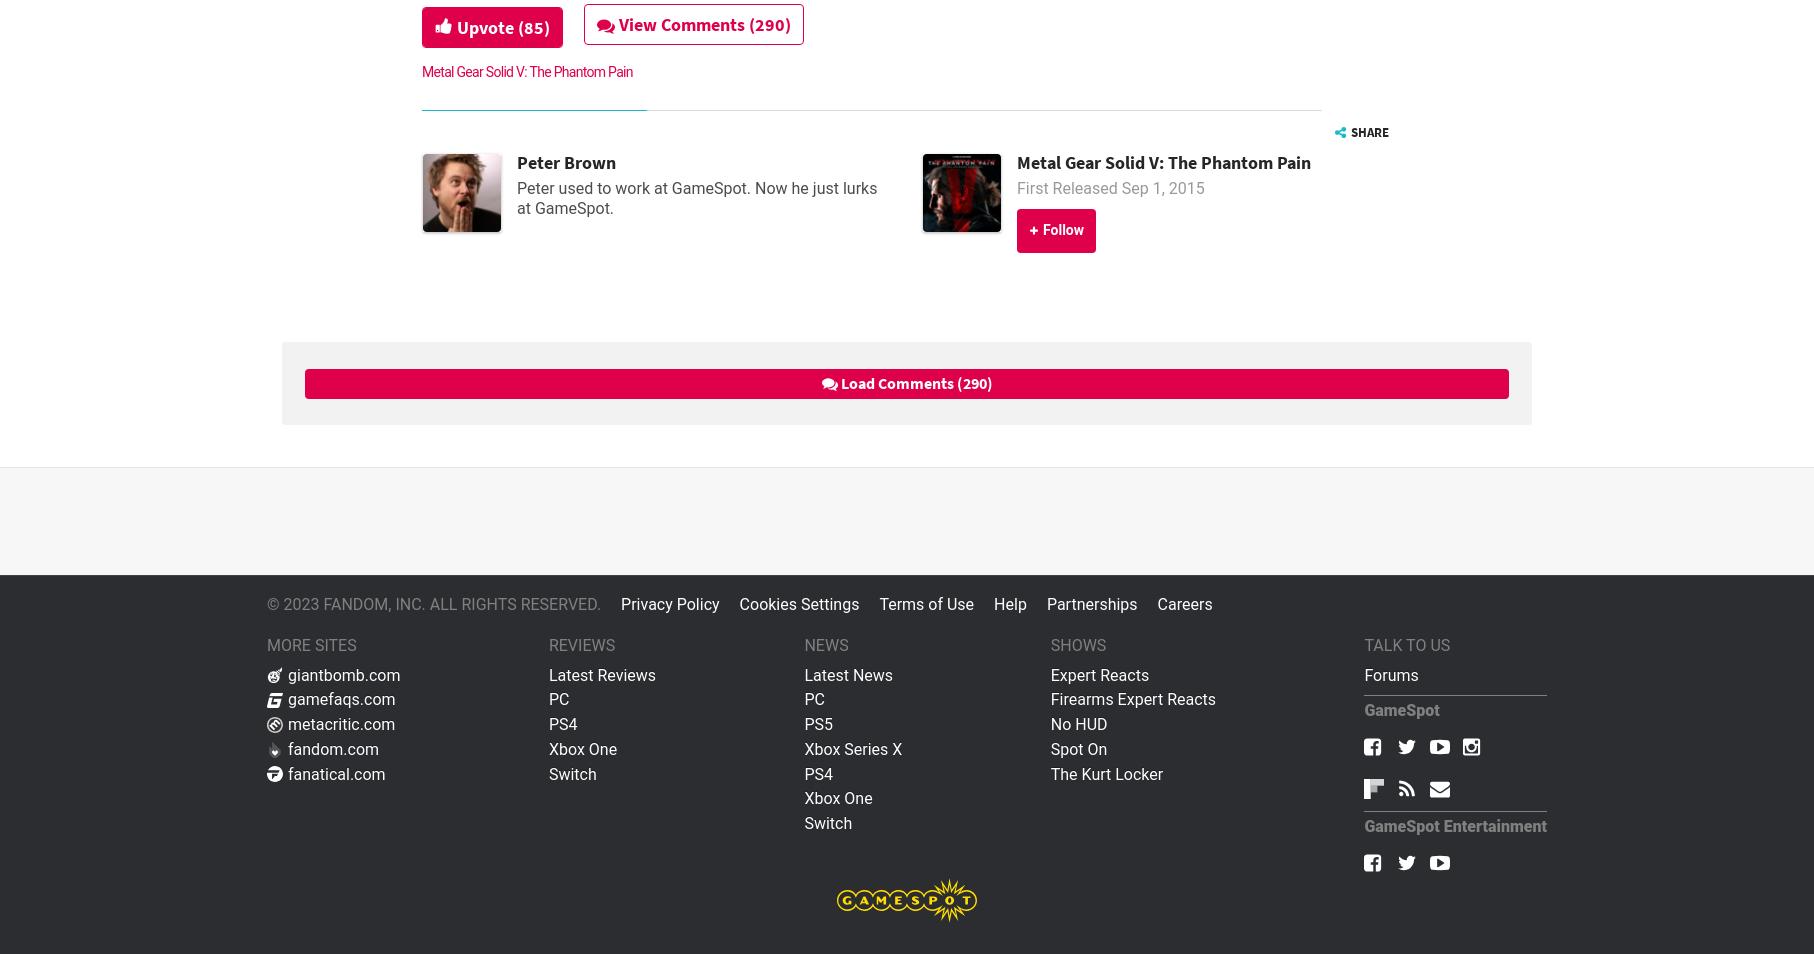 The height and width of the screenshot is (954, 1814). What do you see at coordinates (824, 643) in the screenshot?
I see `'News'` at bounding box center [824, 643].